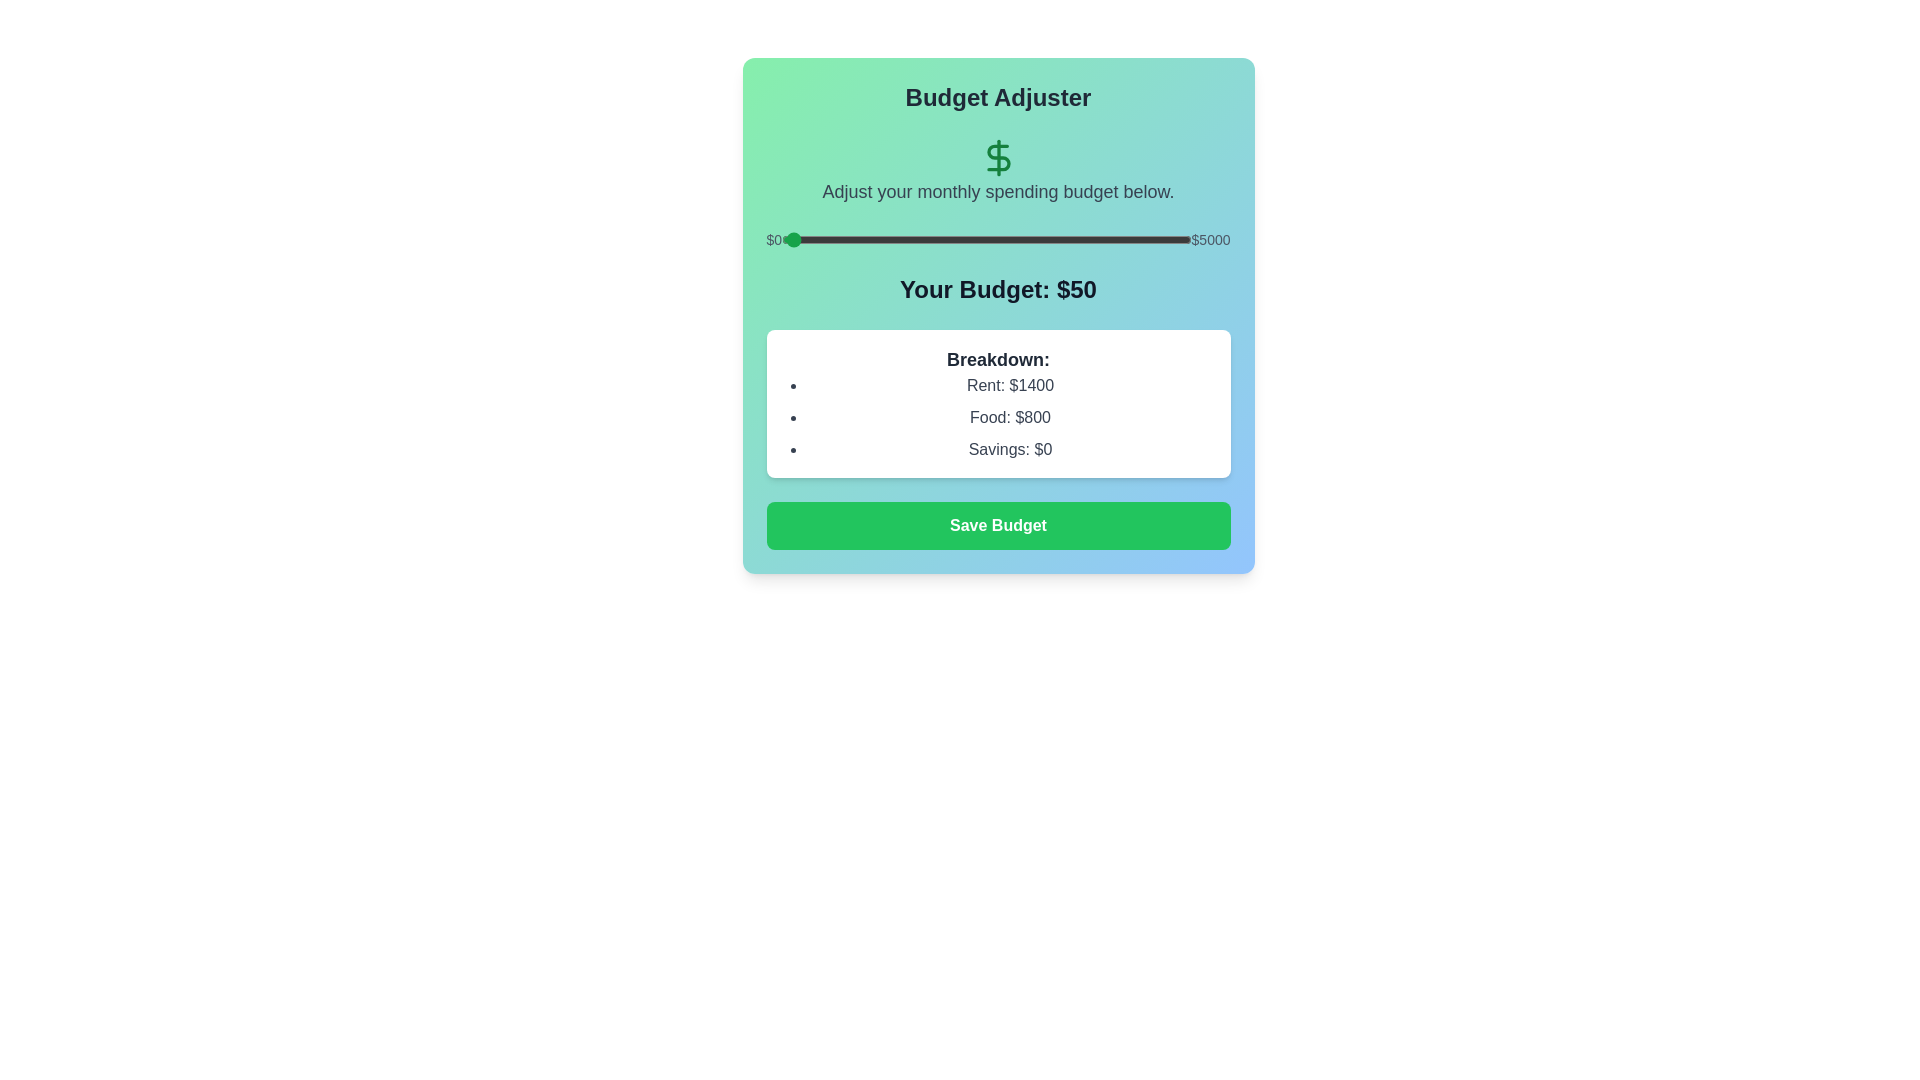  What do you see at coordinates (1147, 238) in the screenshot?
I see `the budget to 4464 dollars by adjusting the slider` at bounding box center [1147, 238].